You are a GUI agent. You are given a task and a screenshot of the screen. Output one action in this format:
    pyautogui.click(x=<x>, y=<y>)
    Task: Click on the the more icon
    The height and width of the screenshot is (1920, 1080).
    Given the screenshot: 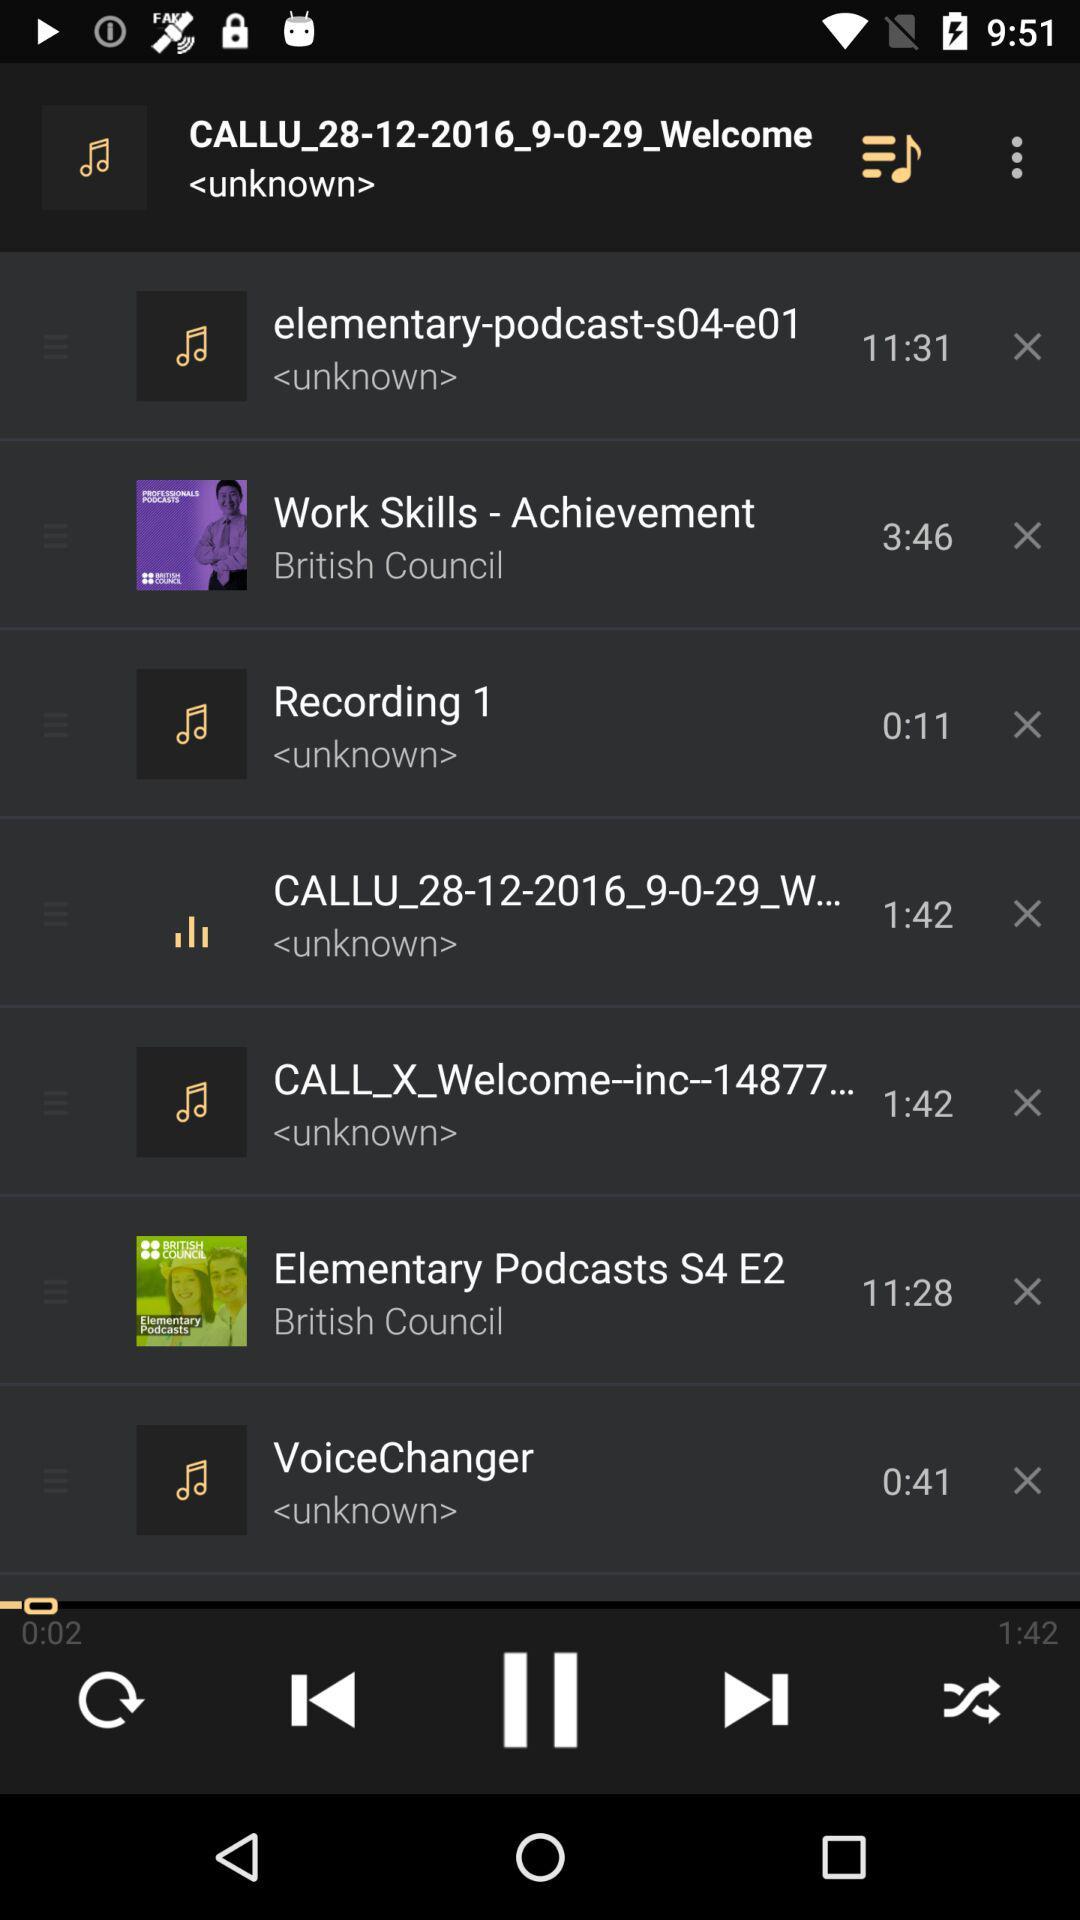 What is the action you would take?
    pyautogui.click(x=1017, y=156)
    